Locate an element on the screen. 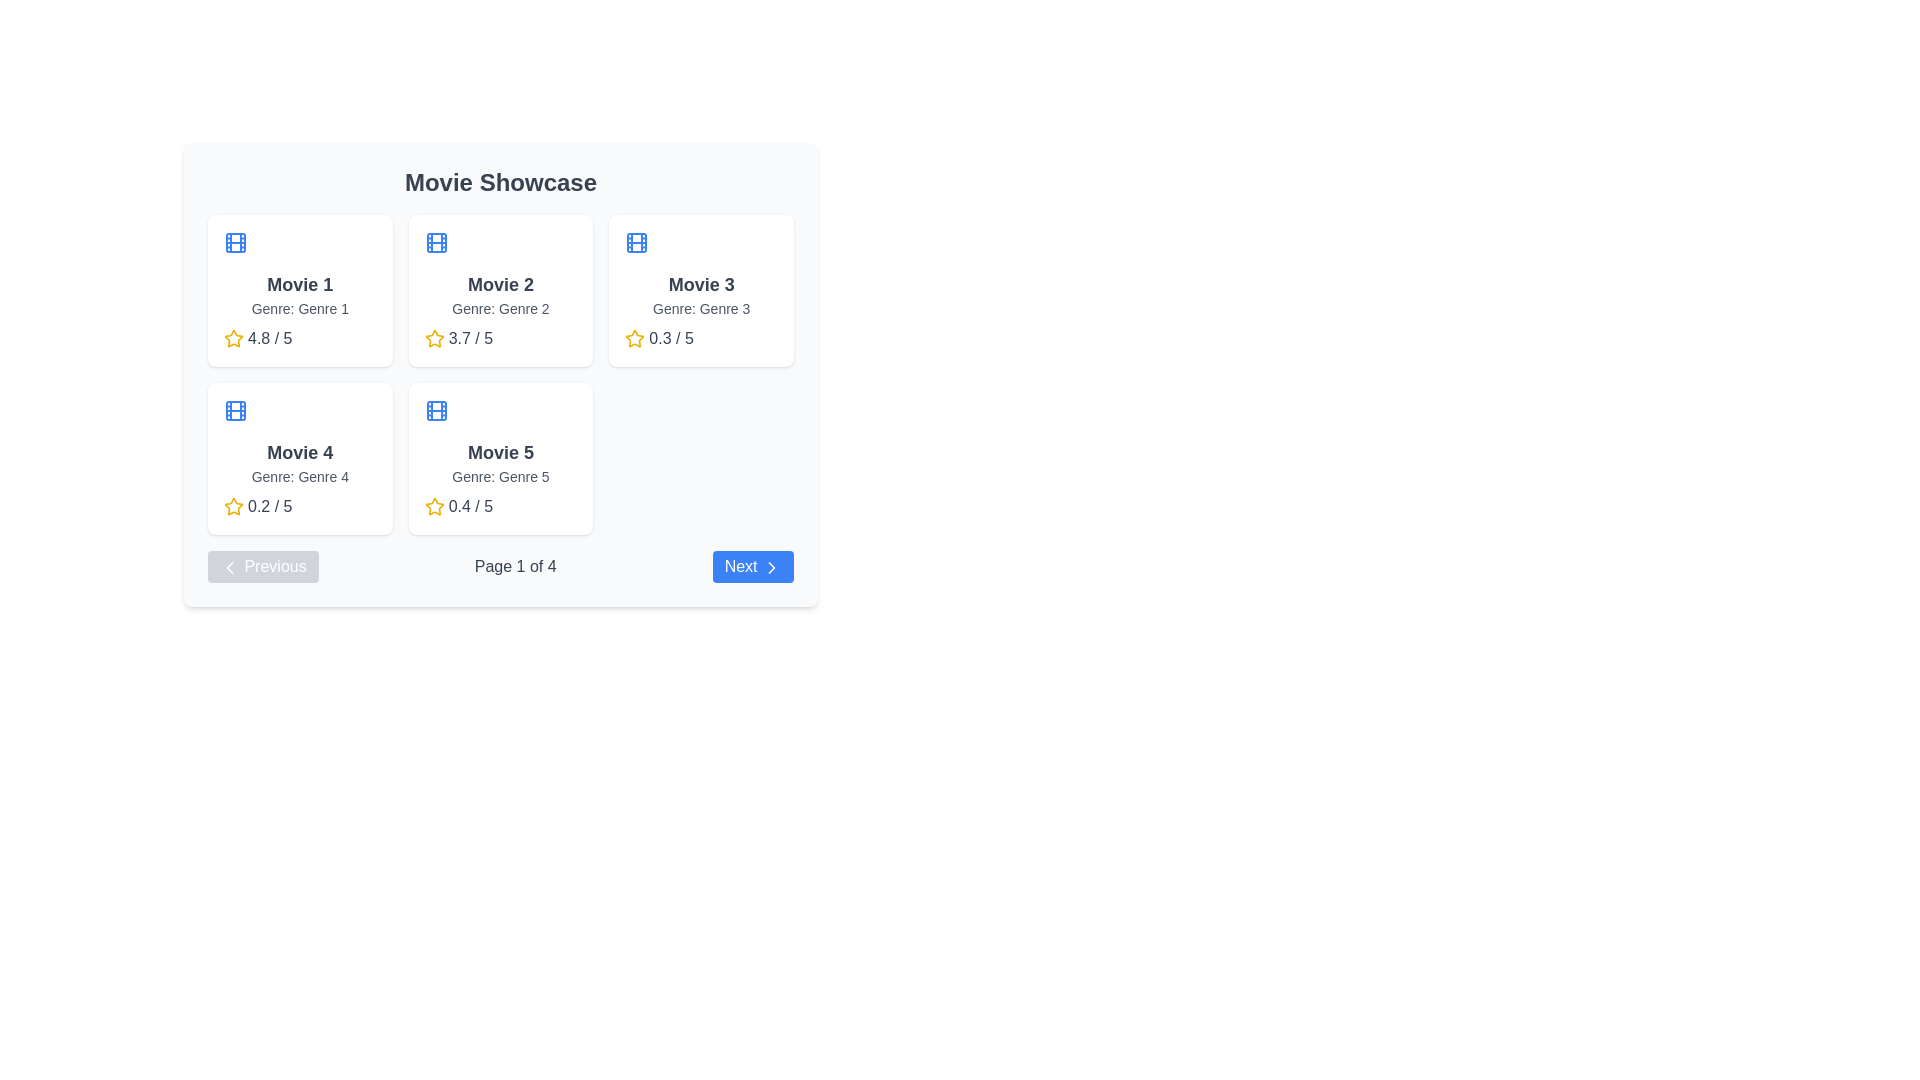  the star icon in the rating section under 'Movie 4' to associate it with the rating text '0.2 / 5.' is located at coordinates (234, 505).